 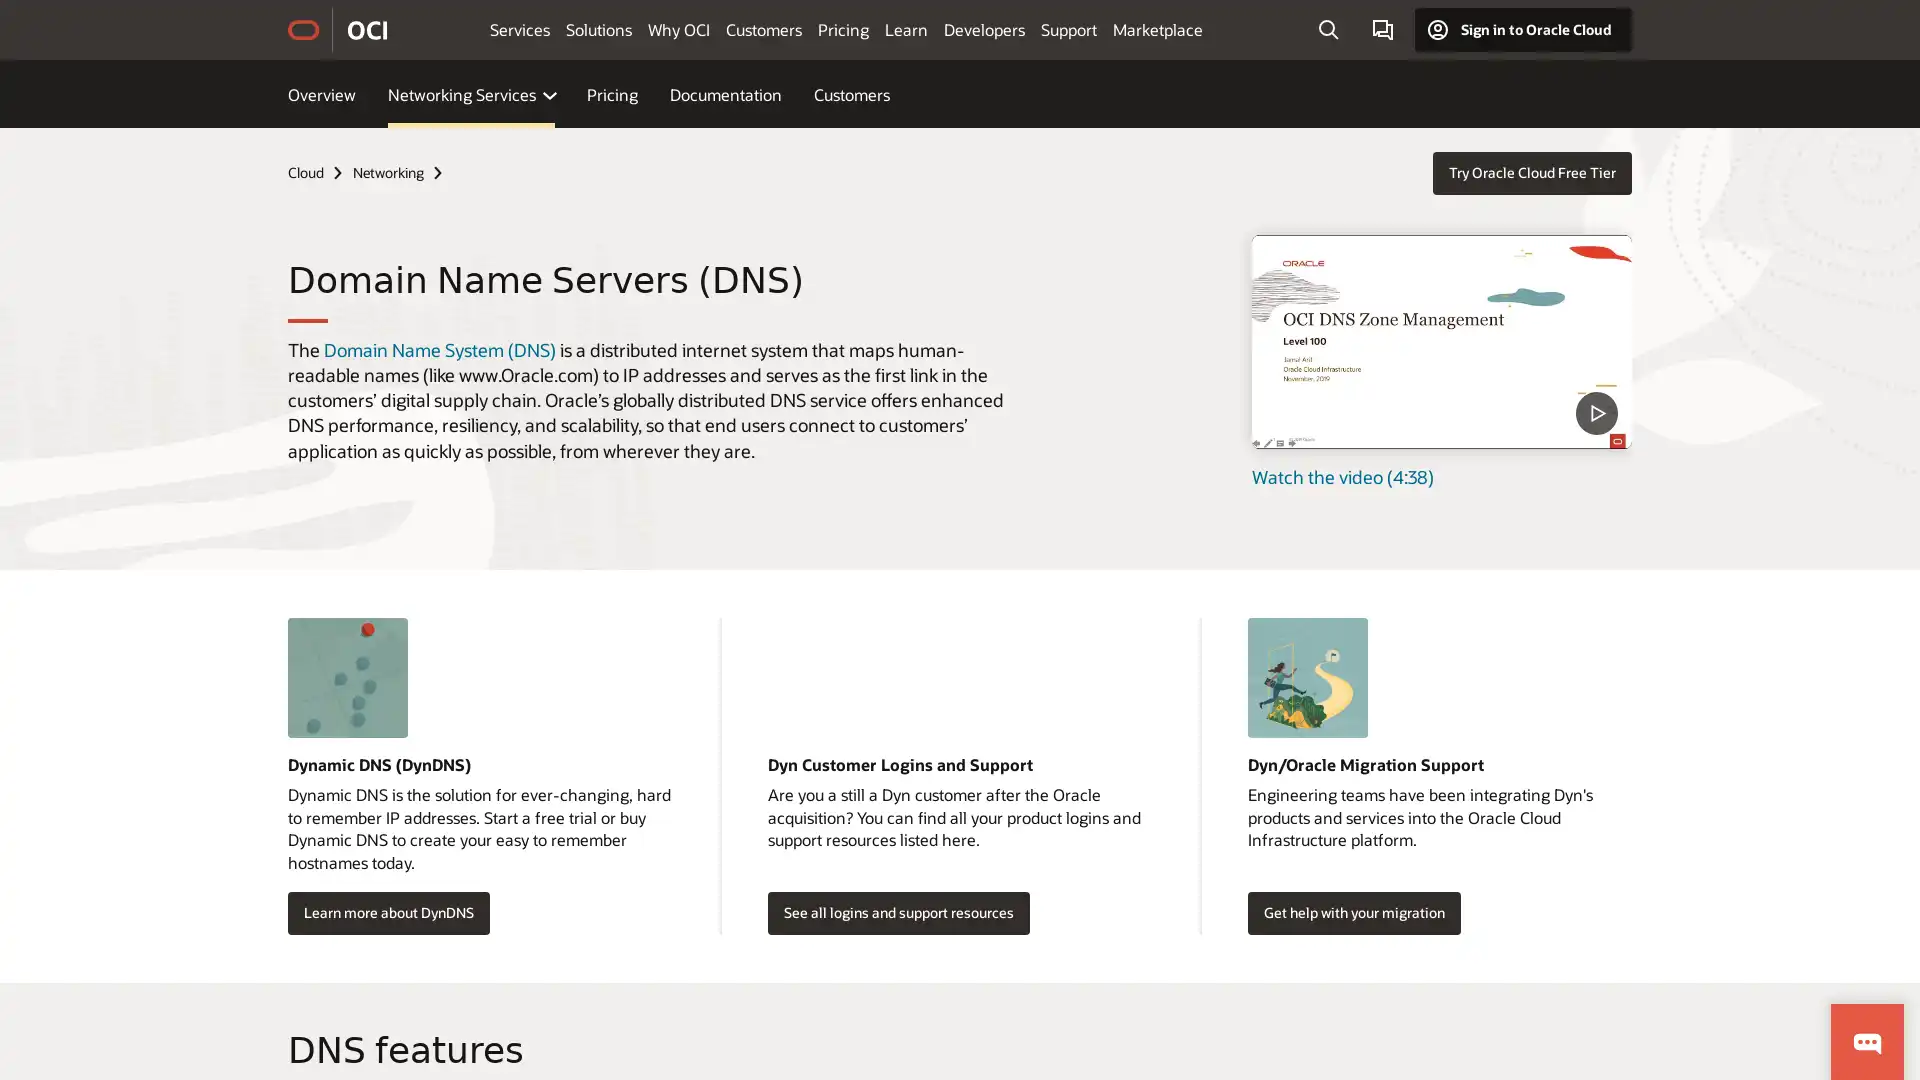 What do you see at coordinates (598, 29) in the screenshot?
I see `Solutions` at bounding box center [598, 29].